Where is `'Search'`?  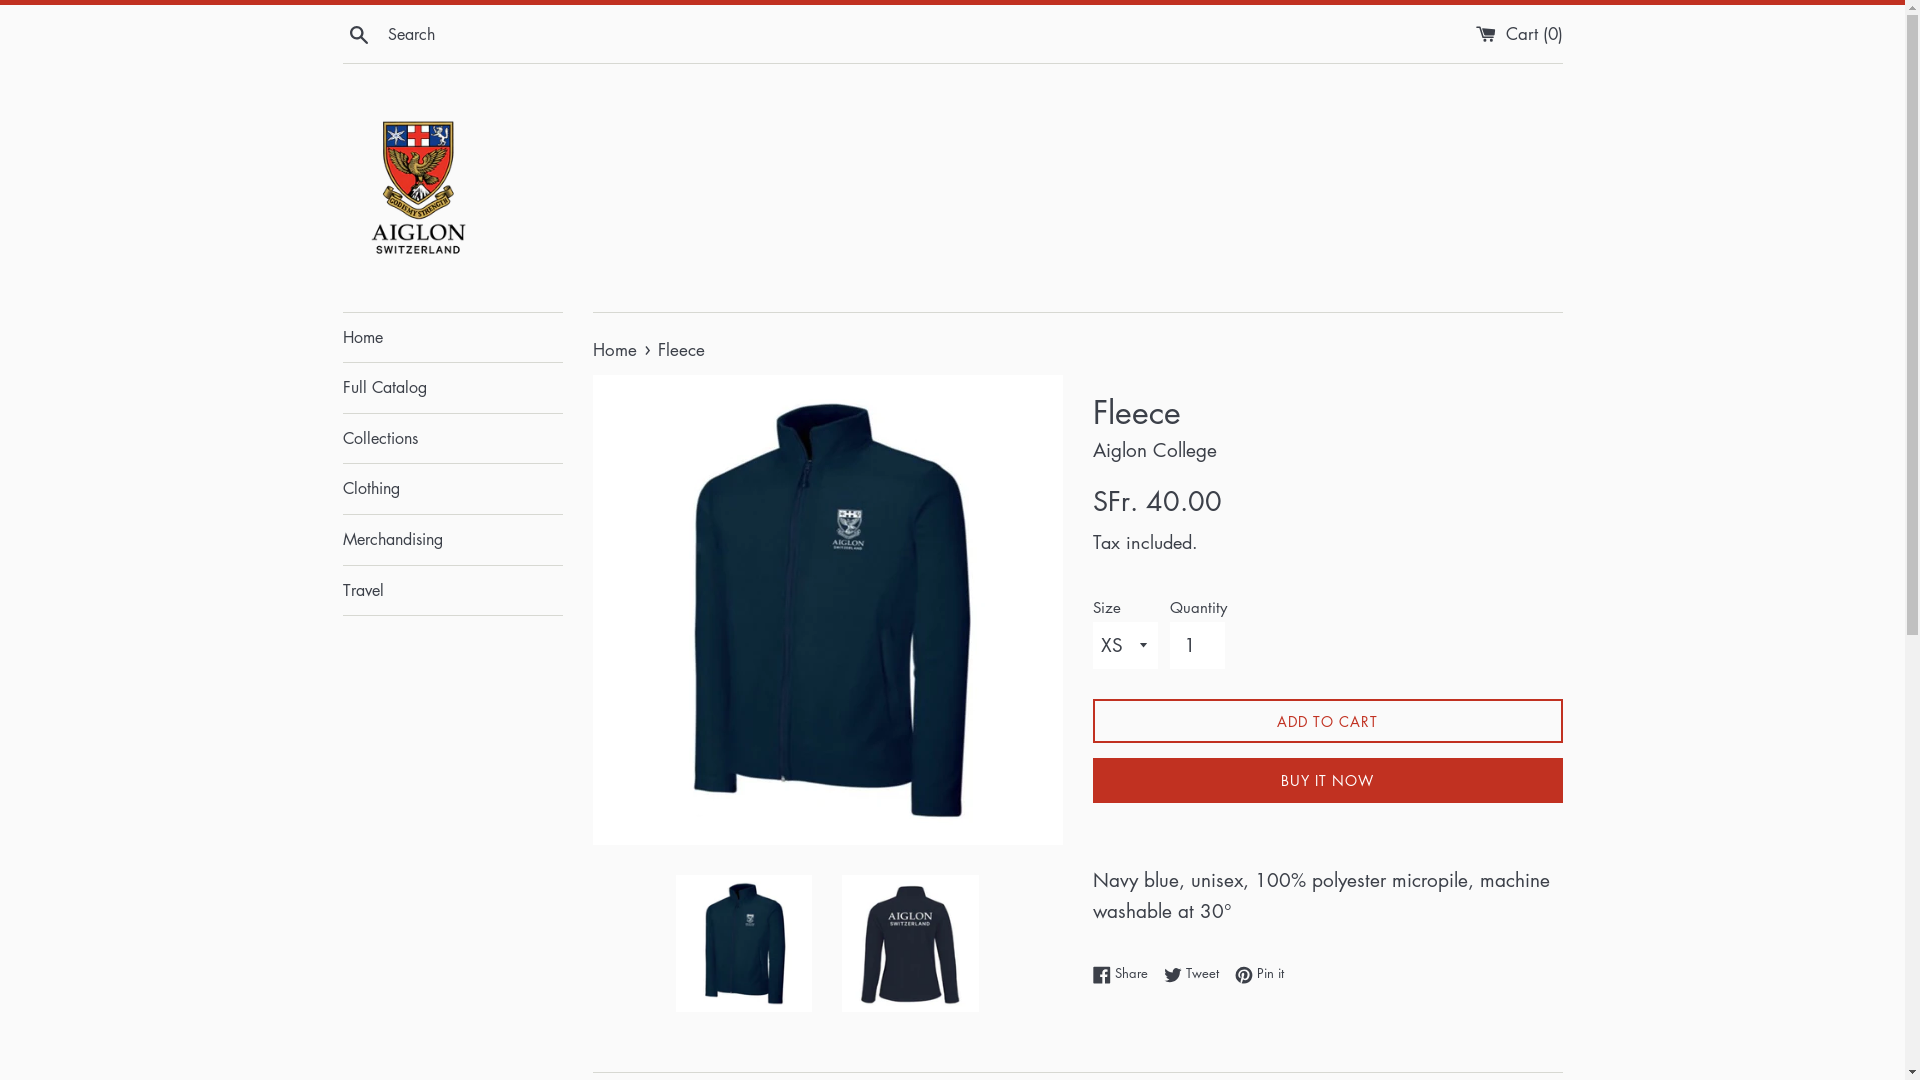 'Search' is located at coordinates (358, 31).